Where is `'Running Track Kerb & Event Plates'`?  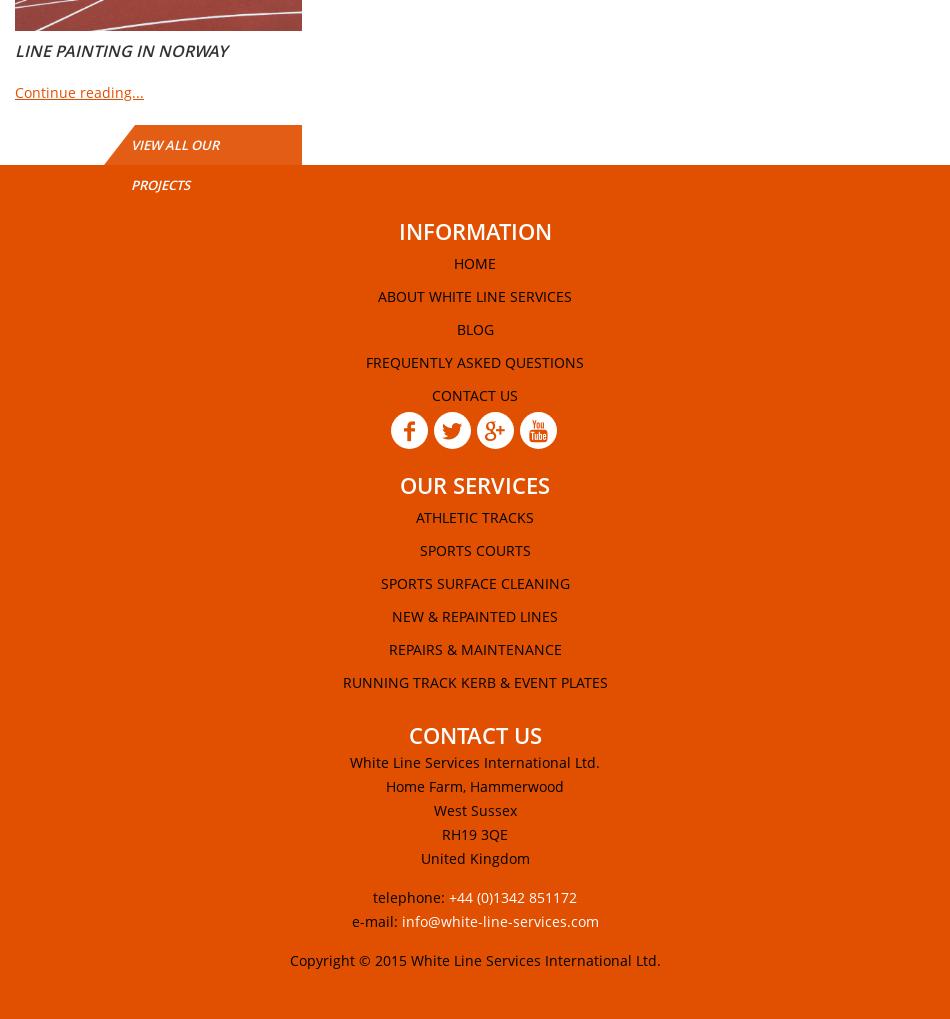
'Running Track Kerb & Event Plates' is located at coordinates (473, 681).